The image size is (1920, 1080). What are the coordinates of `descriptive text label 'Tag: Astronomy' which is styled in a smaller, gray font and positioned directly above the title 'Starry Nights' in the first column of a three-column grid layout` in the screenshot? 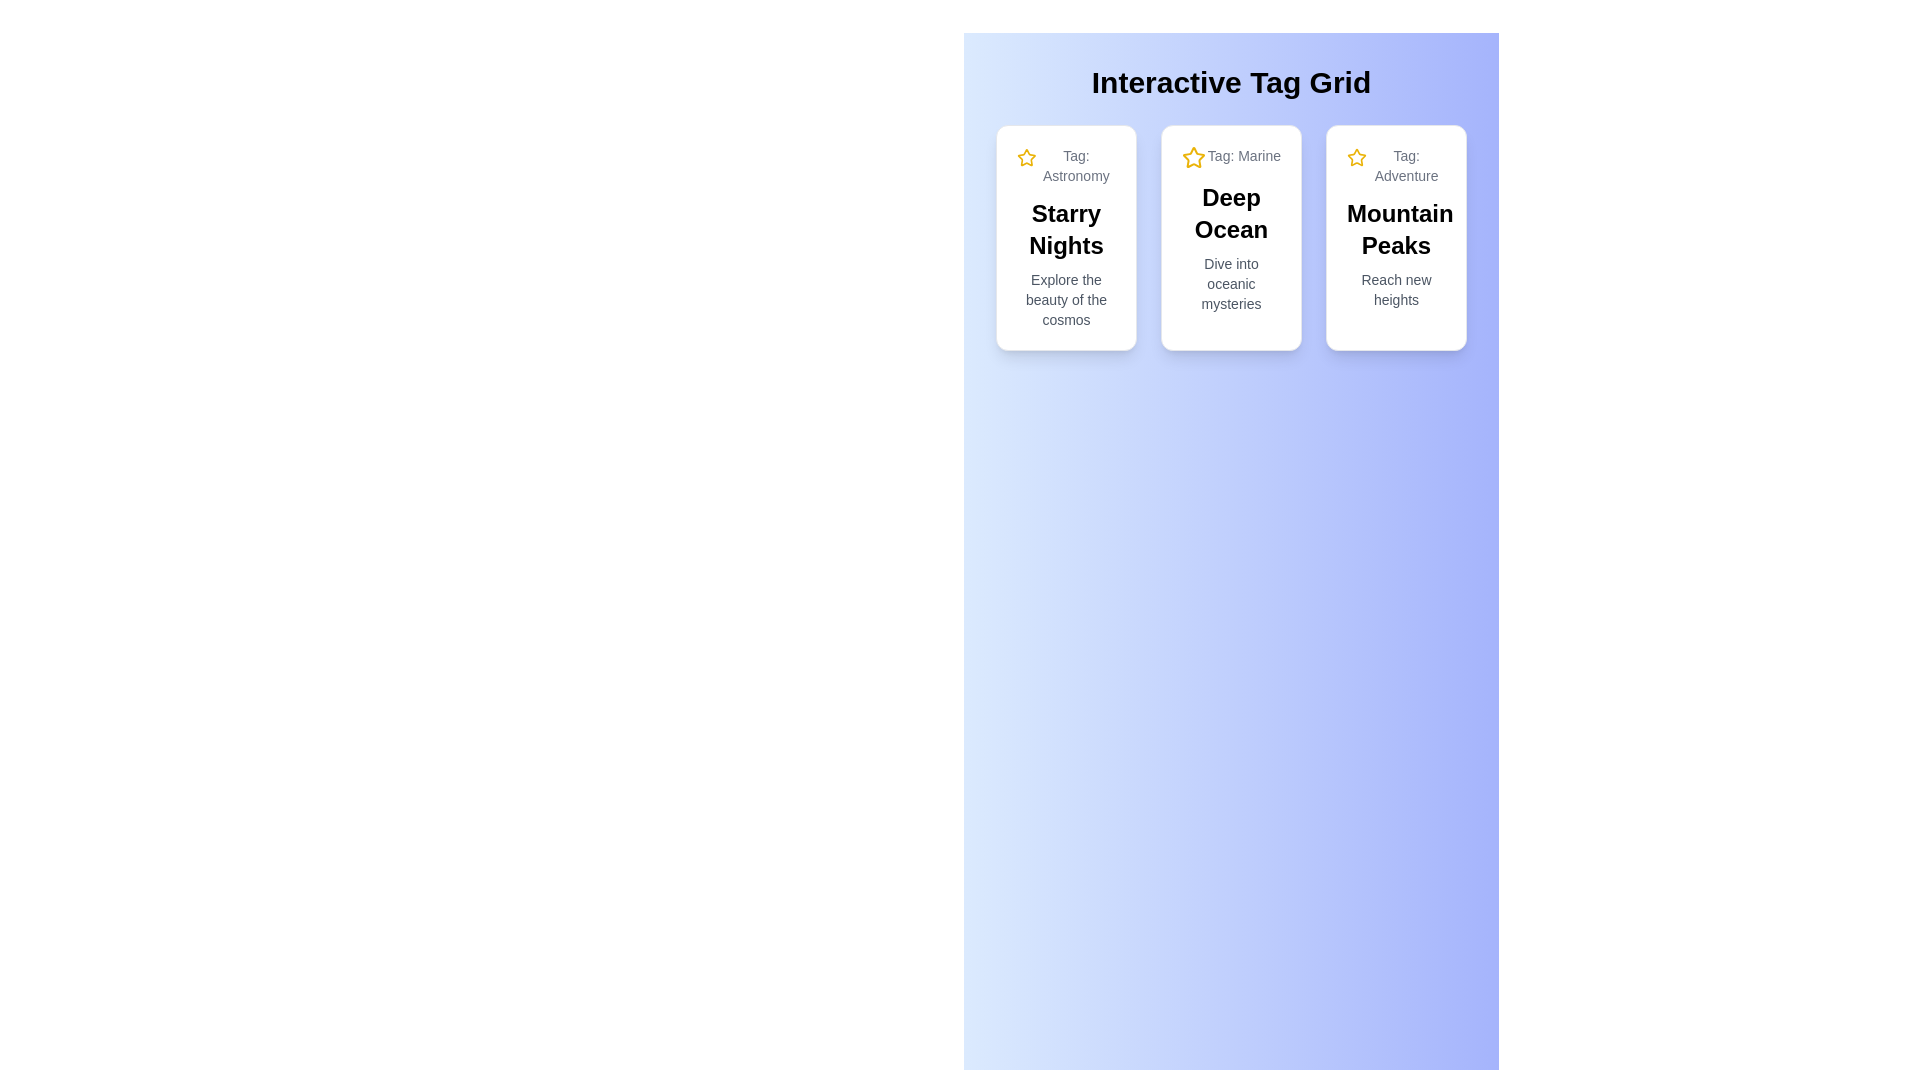 It's located at (1075, 164).